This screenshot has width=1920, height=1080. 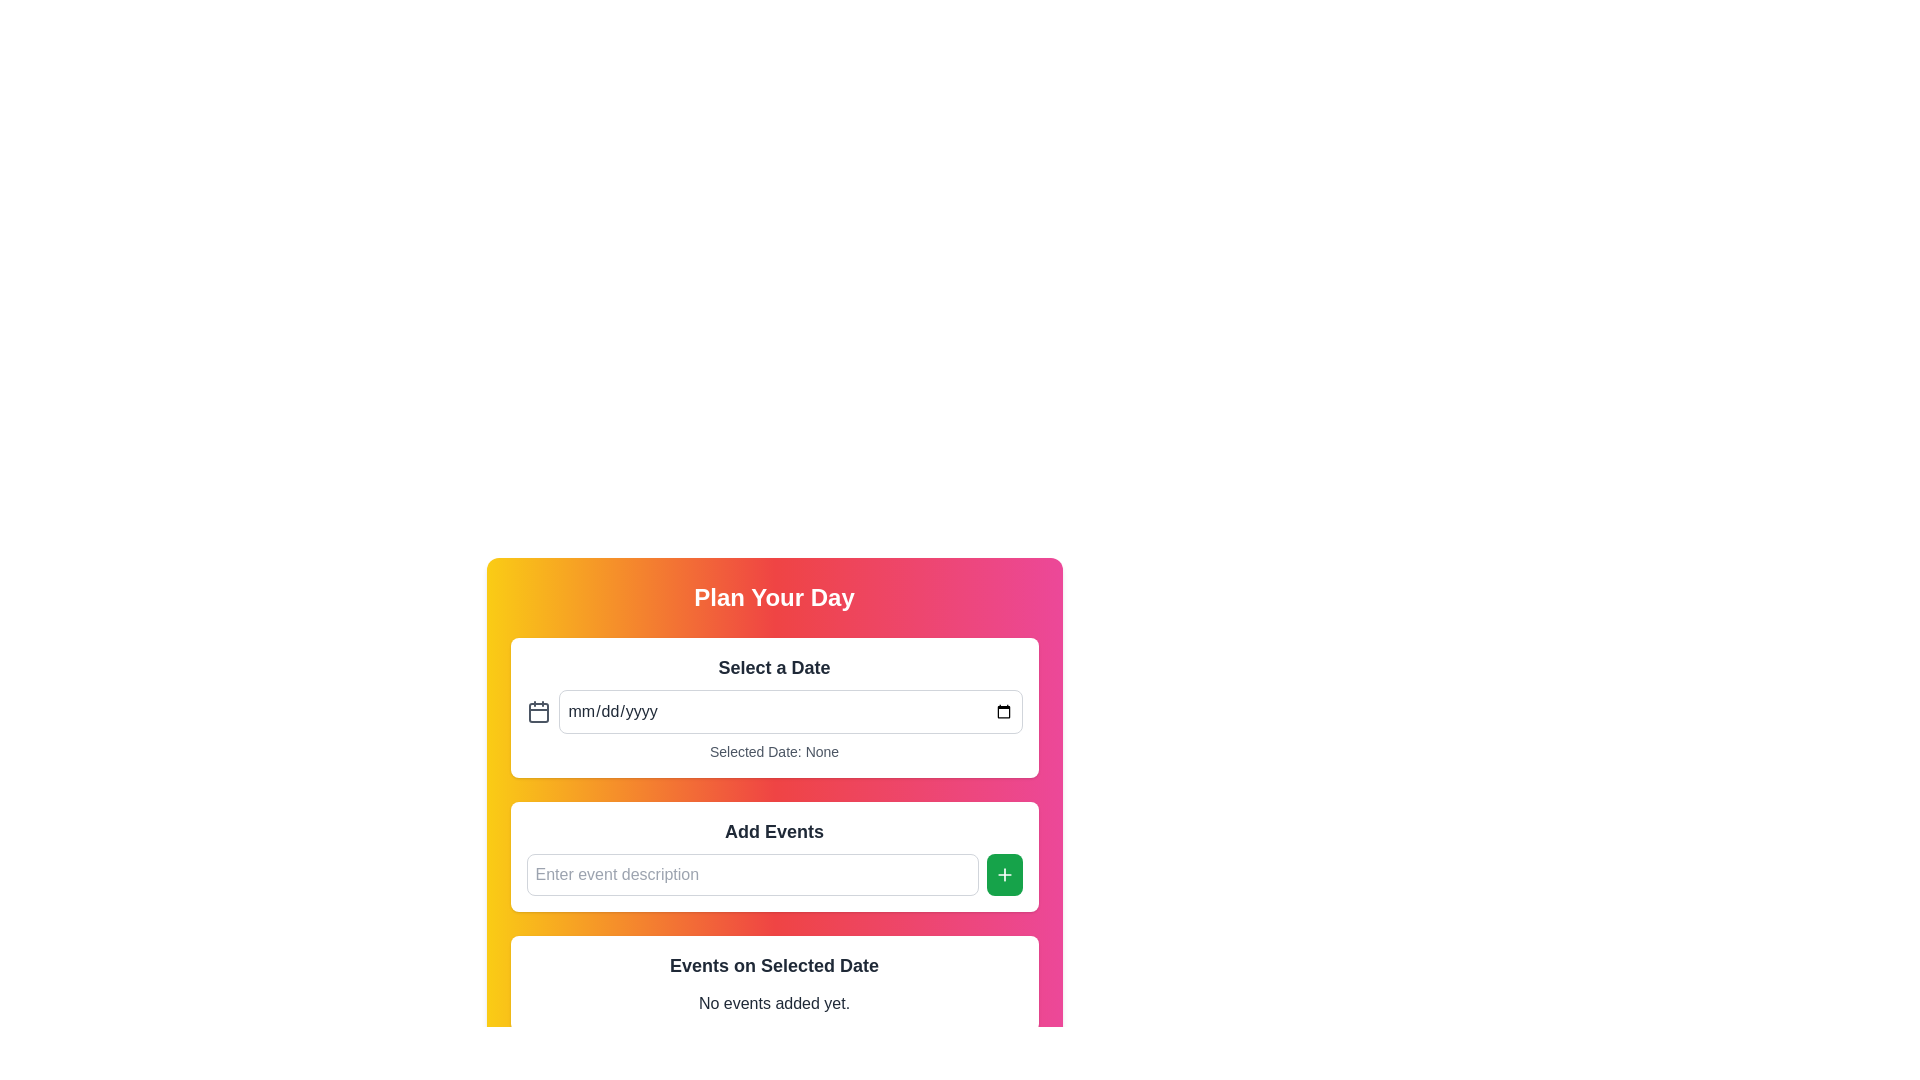 What do you see at coordinates (538, 712) in the screenshot?
I see `the small rectangular SVG icon with rounded corners located within the calendar icon graphic, which is positioned in the central area of the rectangle inside the calendar's depiction` at bounding box center [538, 712].